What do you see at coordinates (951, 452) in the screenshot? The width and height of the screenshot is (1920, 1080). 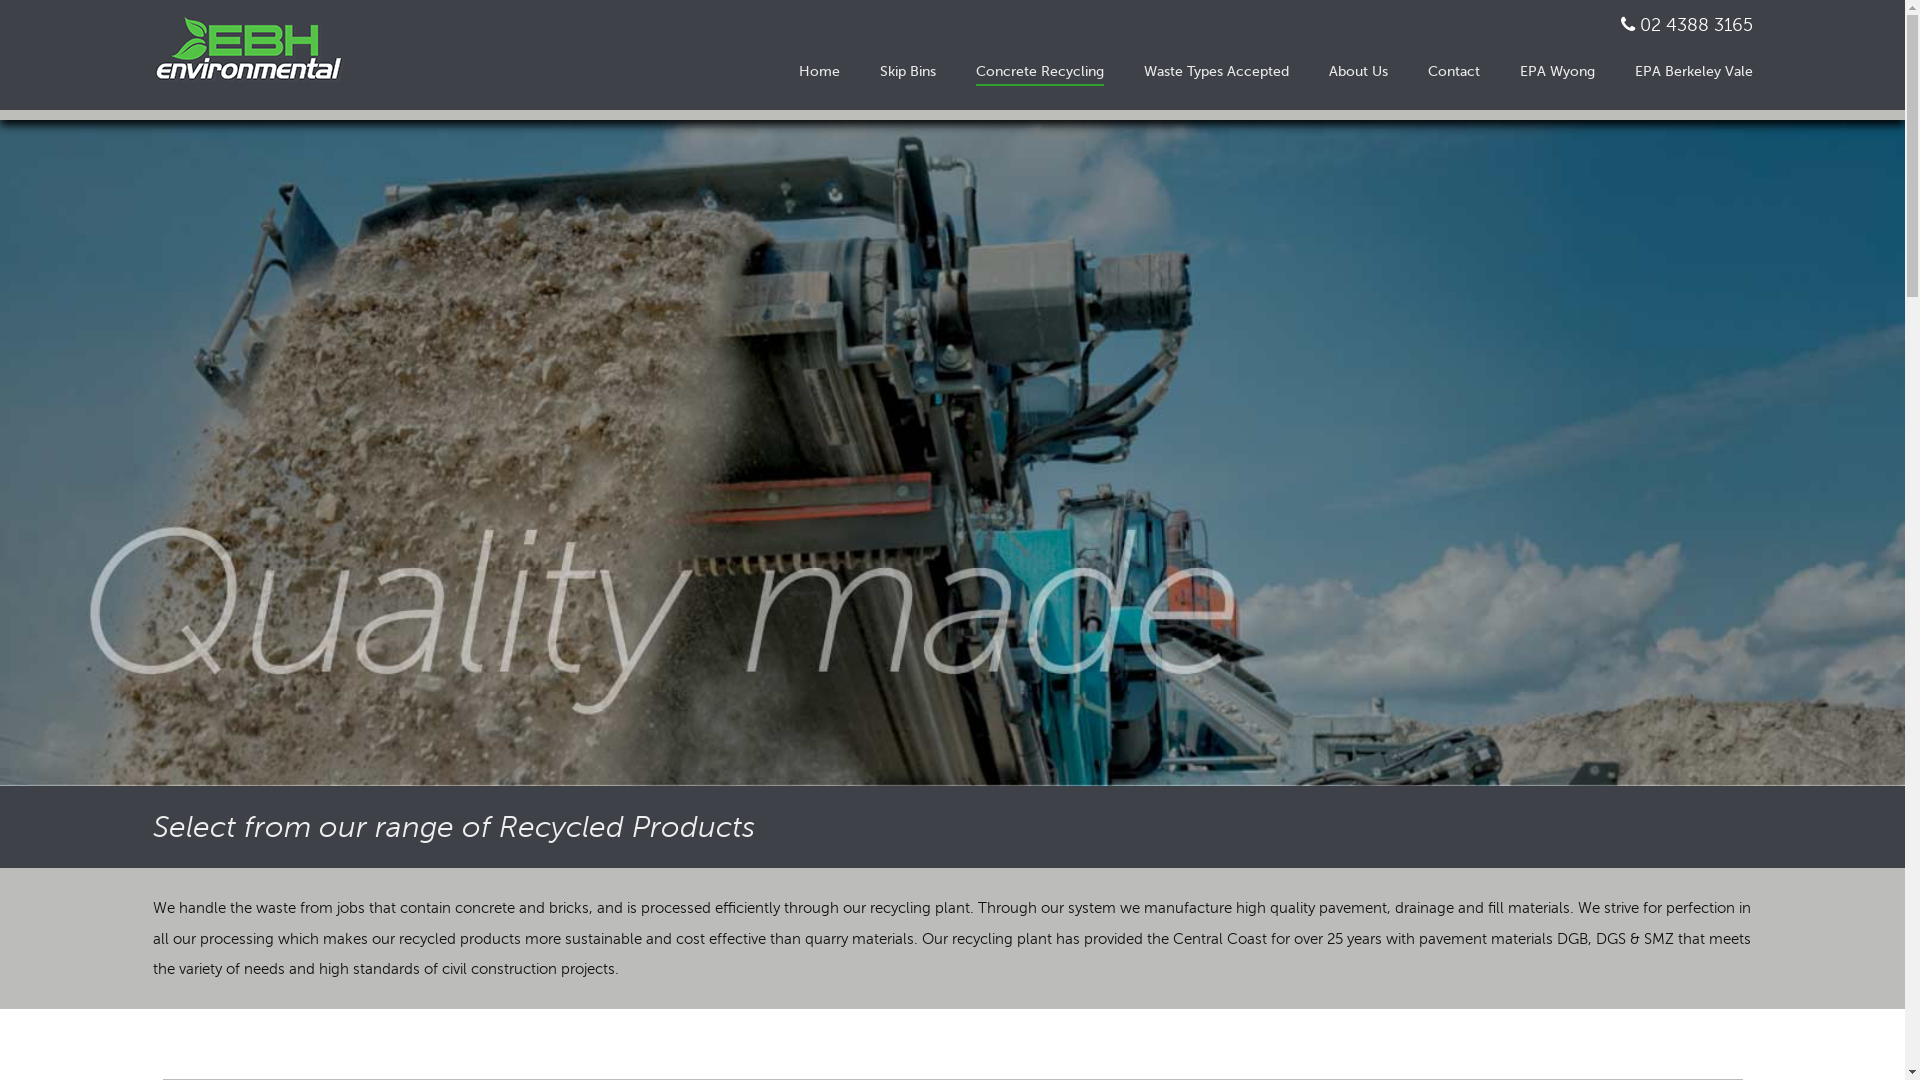 I see `'EBH Concrete Cycling machinery'` at bounding box center [951, 452].